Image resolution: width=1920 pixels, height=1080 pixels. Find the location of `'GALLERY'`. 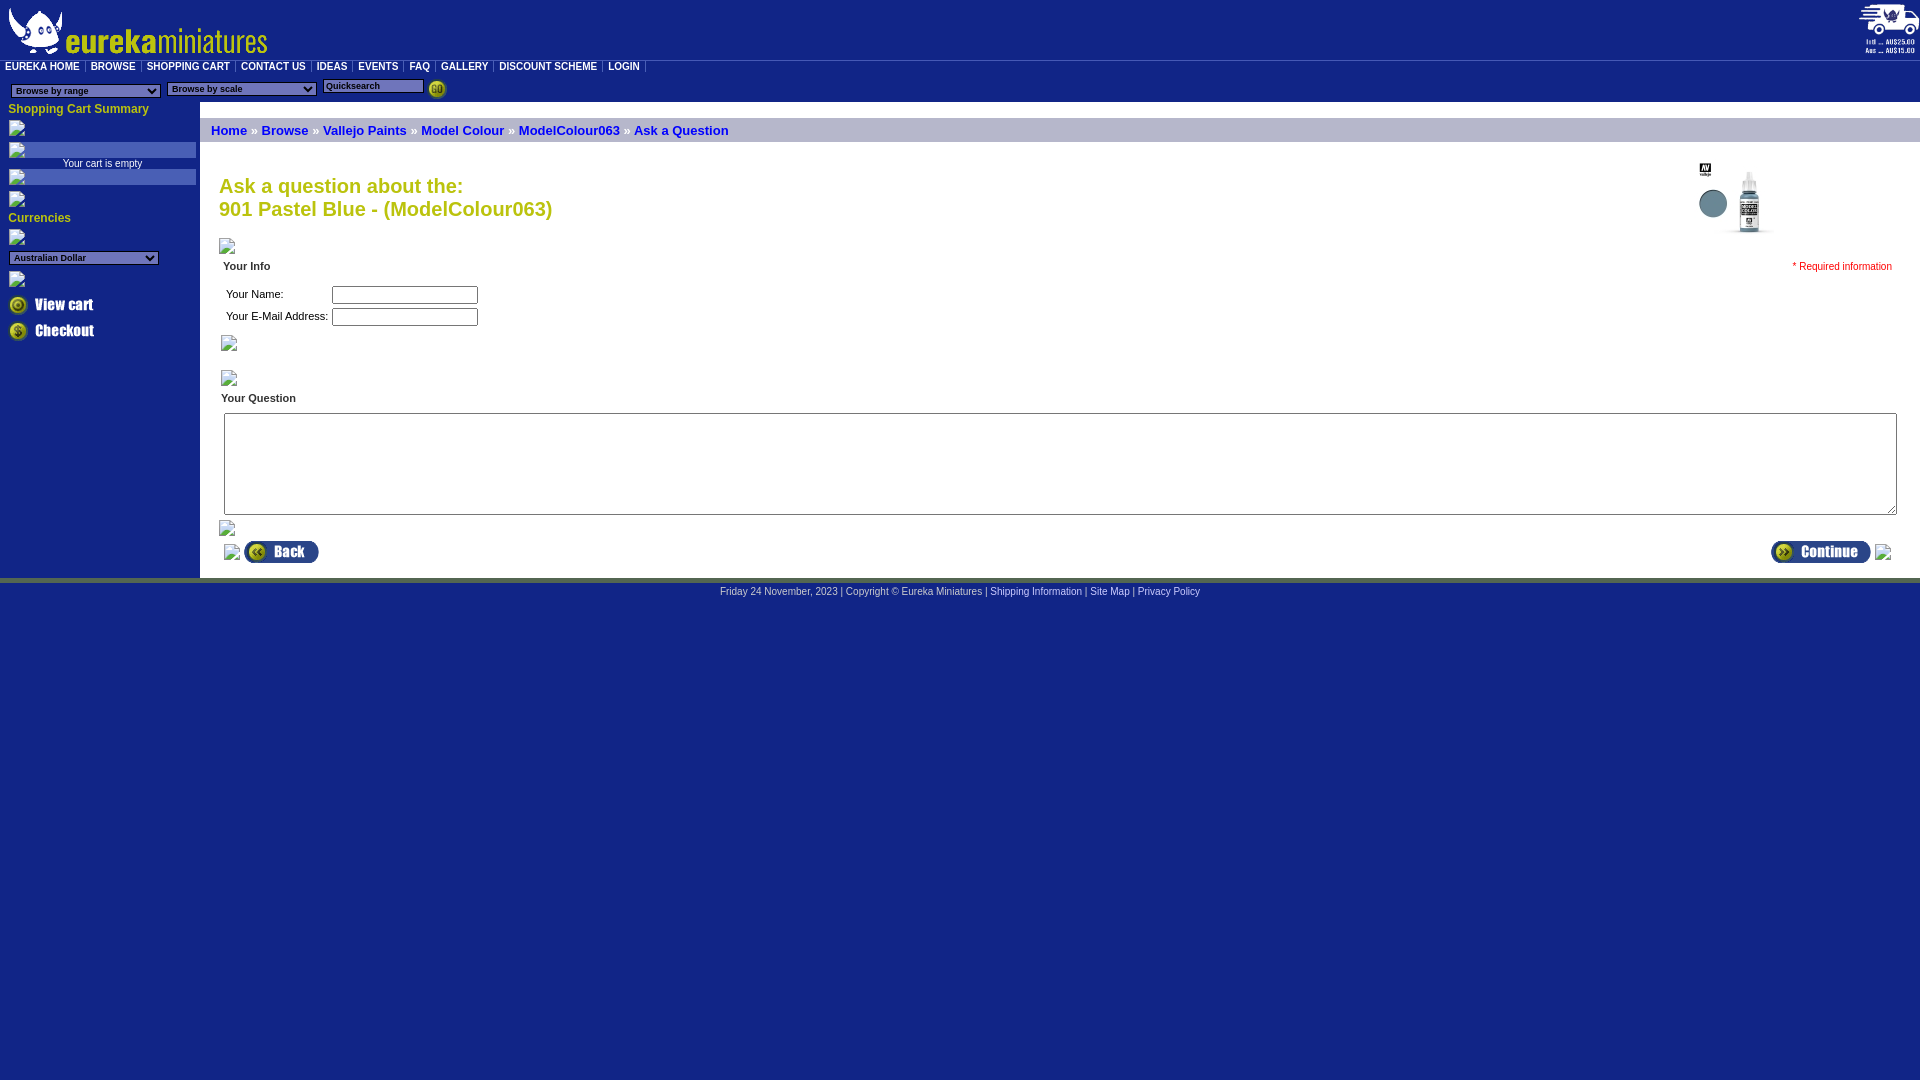

'GALLERY' is located at coordinates (464, 65).